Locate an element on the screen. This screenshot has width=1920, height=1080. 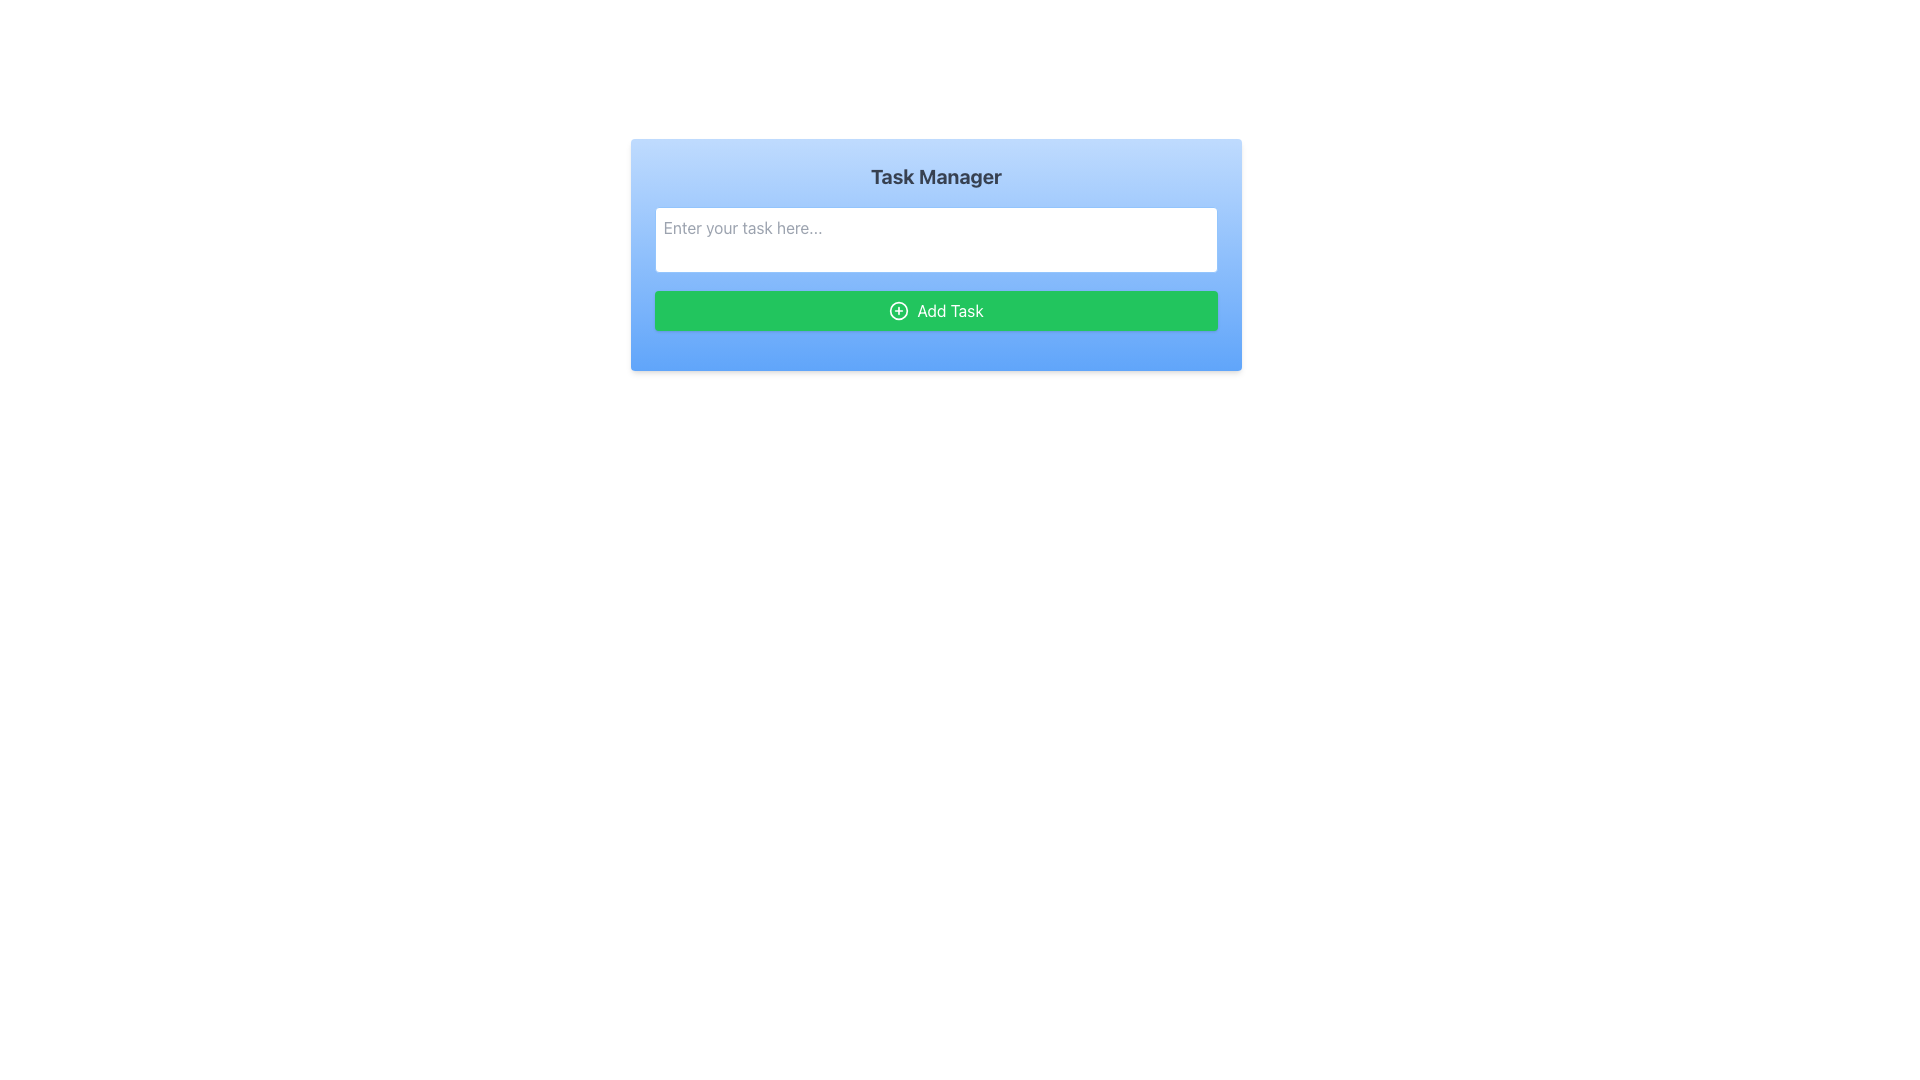
the static text label that serves as a heading for the Task Manager section, located above the text input placeholder is located at coordinates (935, 176).